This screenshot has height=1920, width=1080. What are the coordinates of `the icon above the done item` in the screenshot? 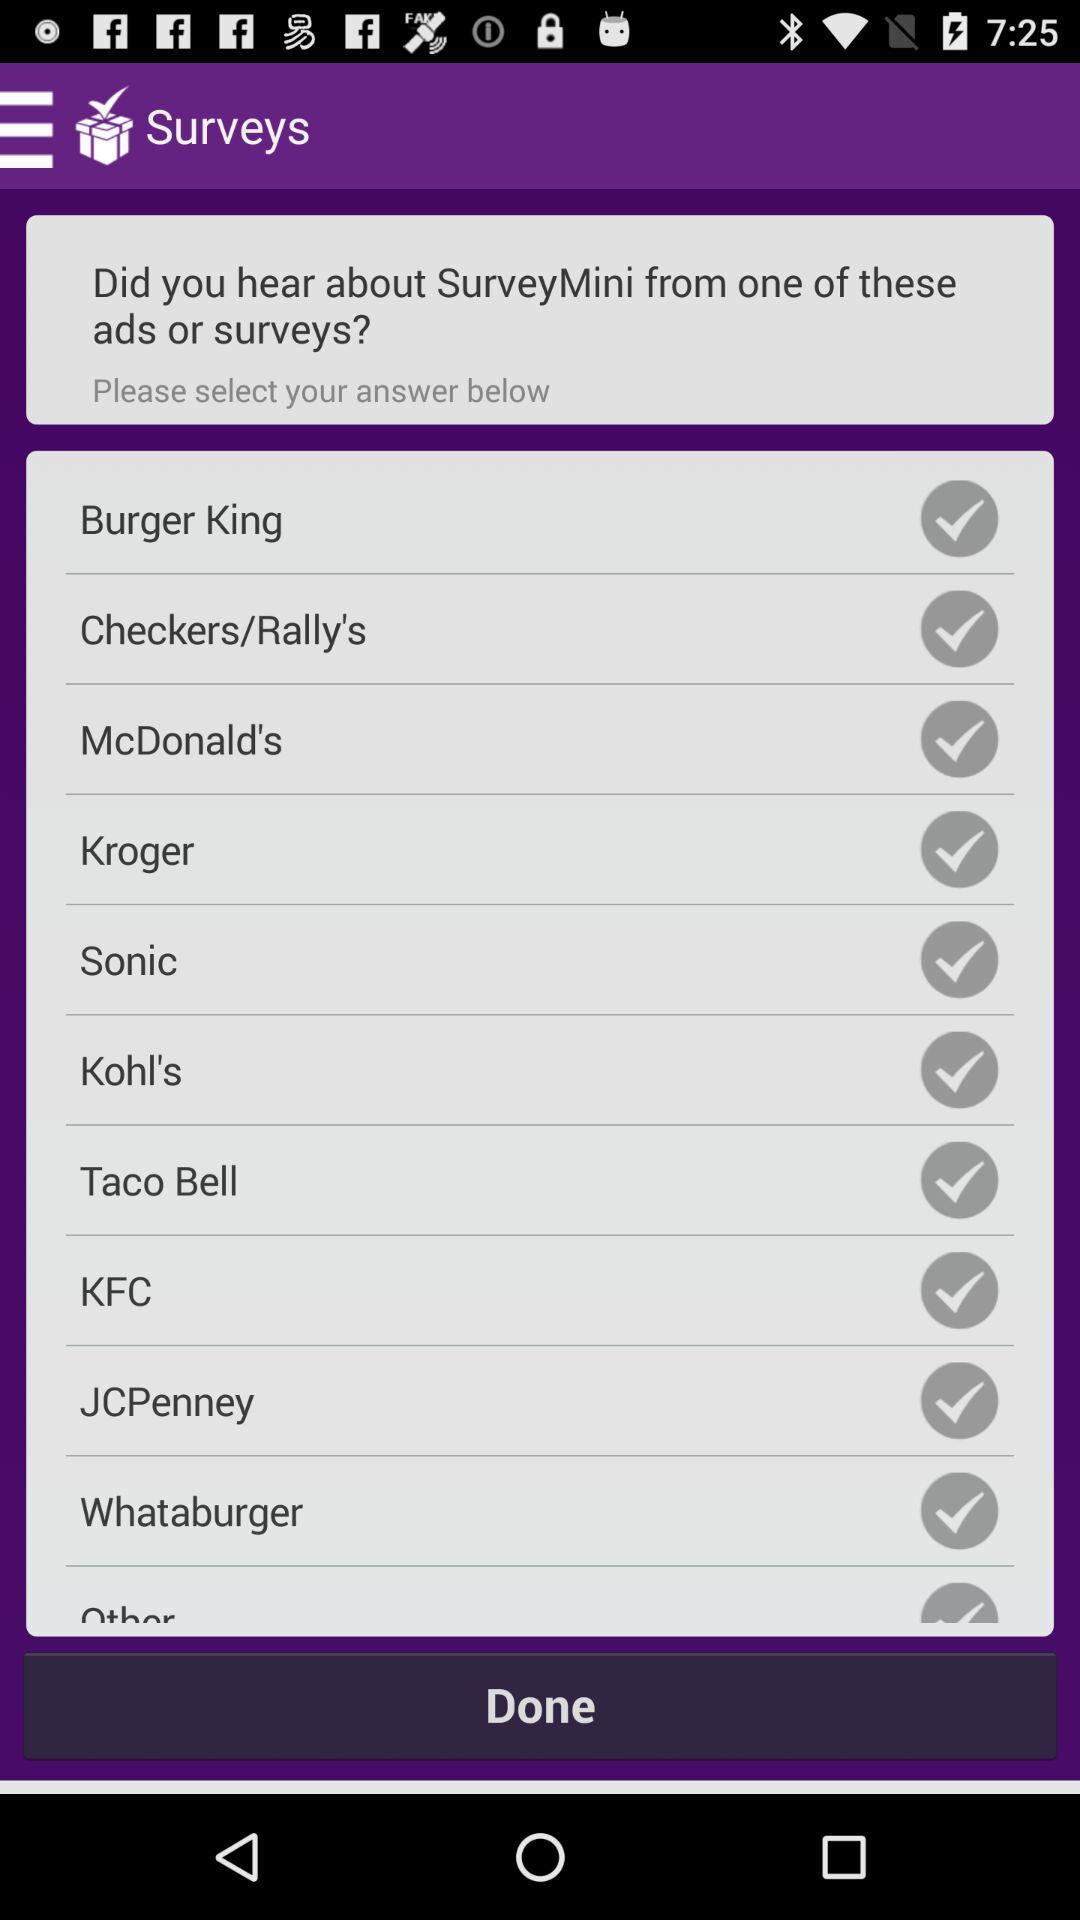 It's located at (540, 1601).